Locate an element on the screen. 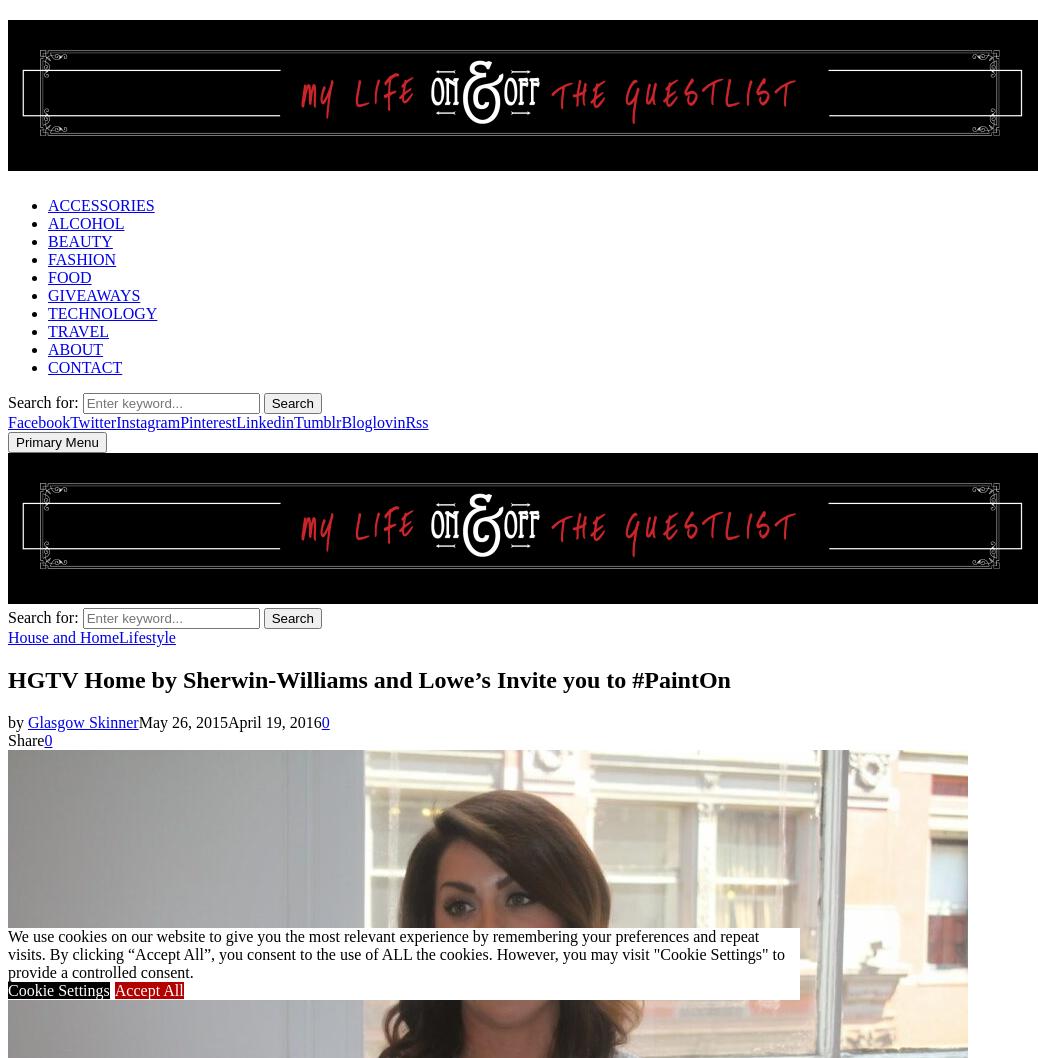 The height and width of the screenshot is (1058, 1038). 'Tumblr' is located at coordinates (317, 421).